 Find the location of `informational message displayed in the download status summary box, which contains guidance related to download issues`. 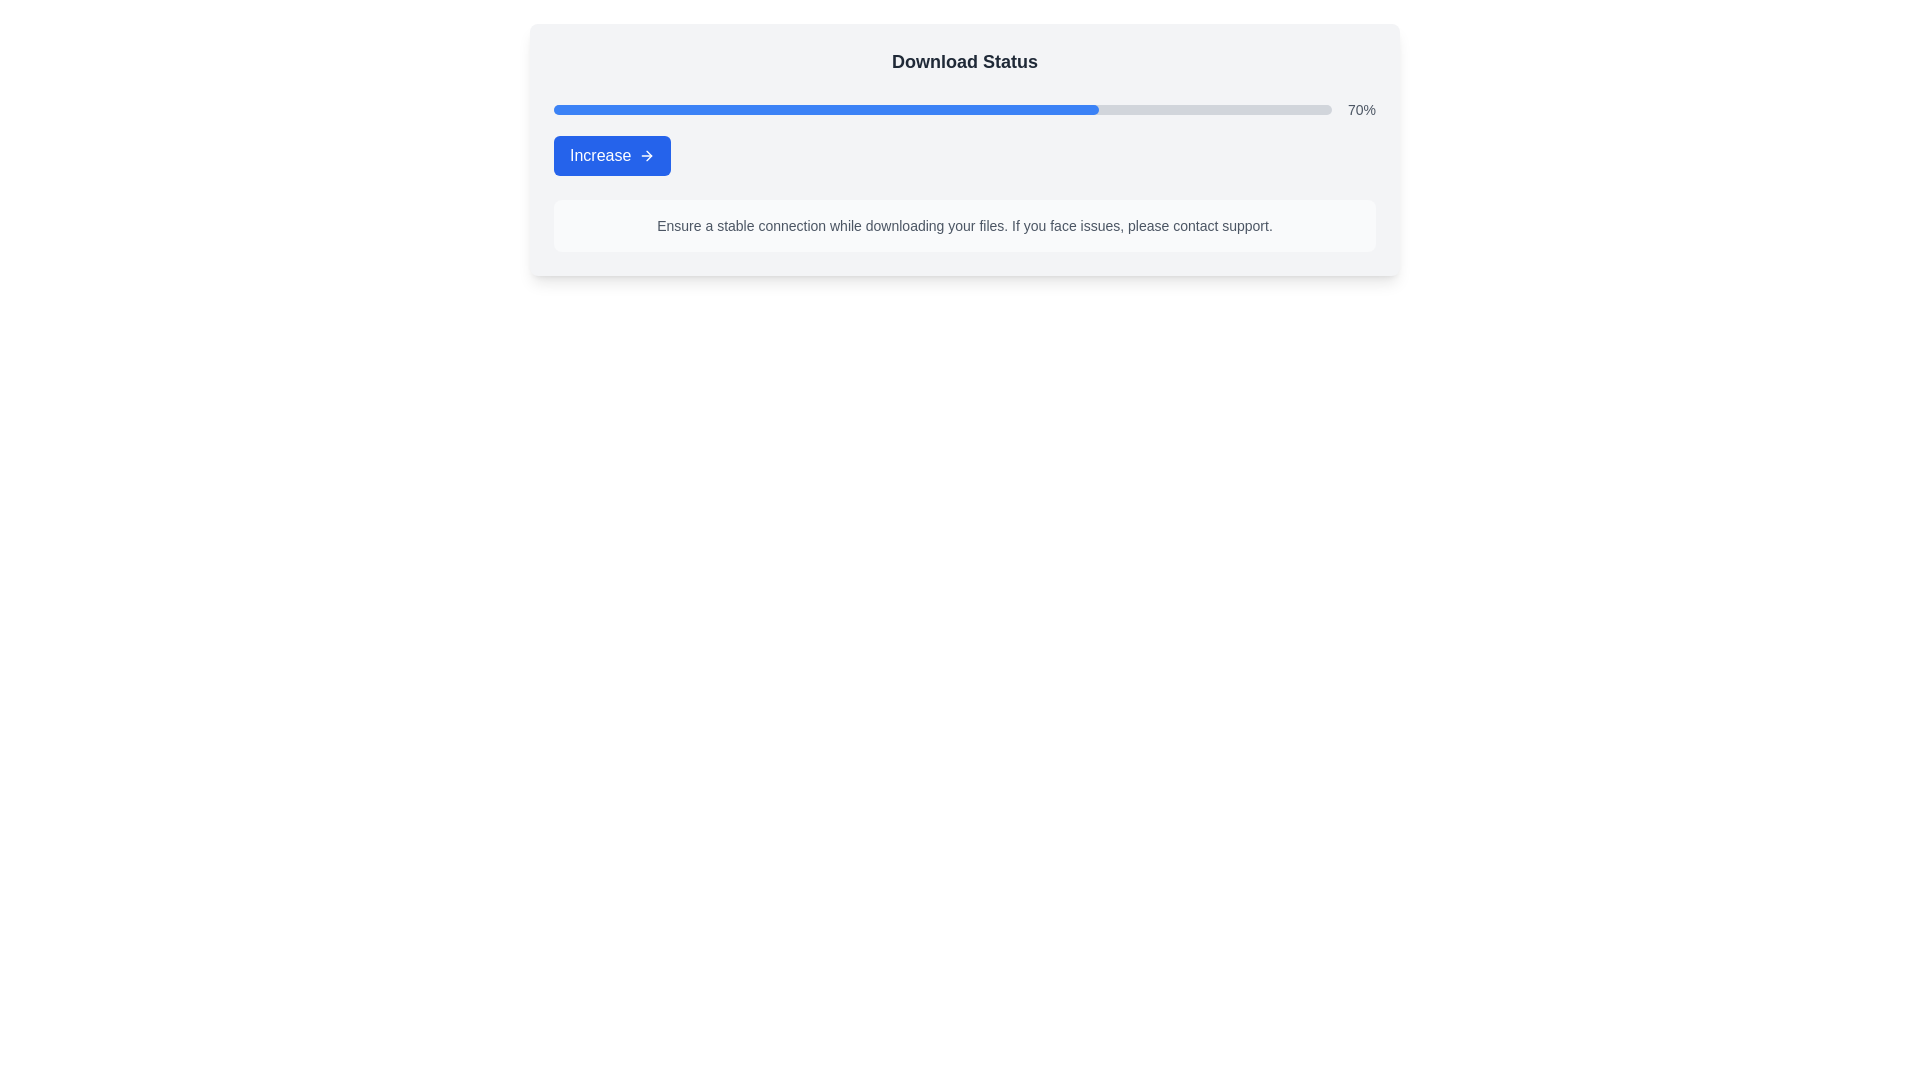

informational message displayed in the download status summary box, which contains guidance related to download issues is located at coordinates (964, 149).